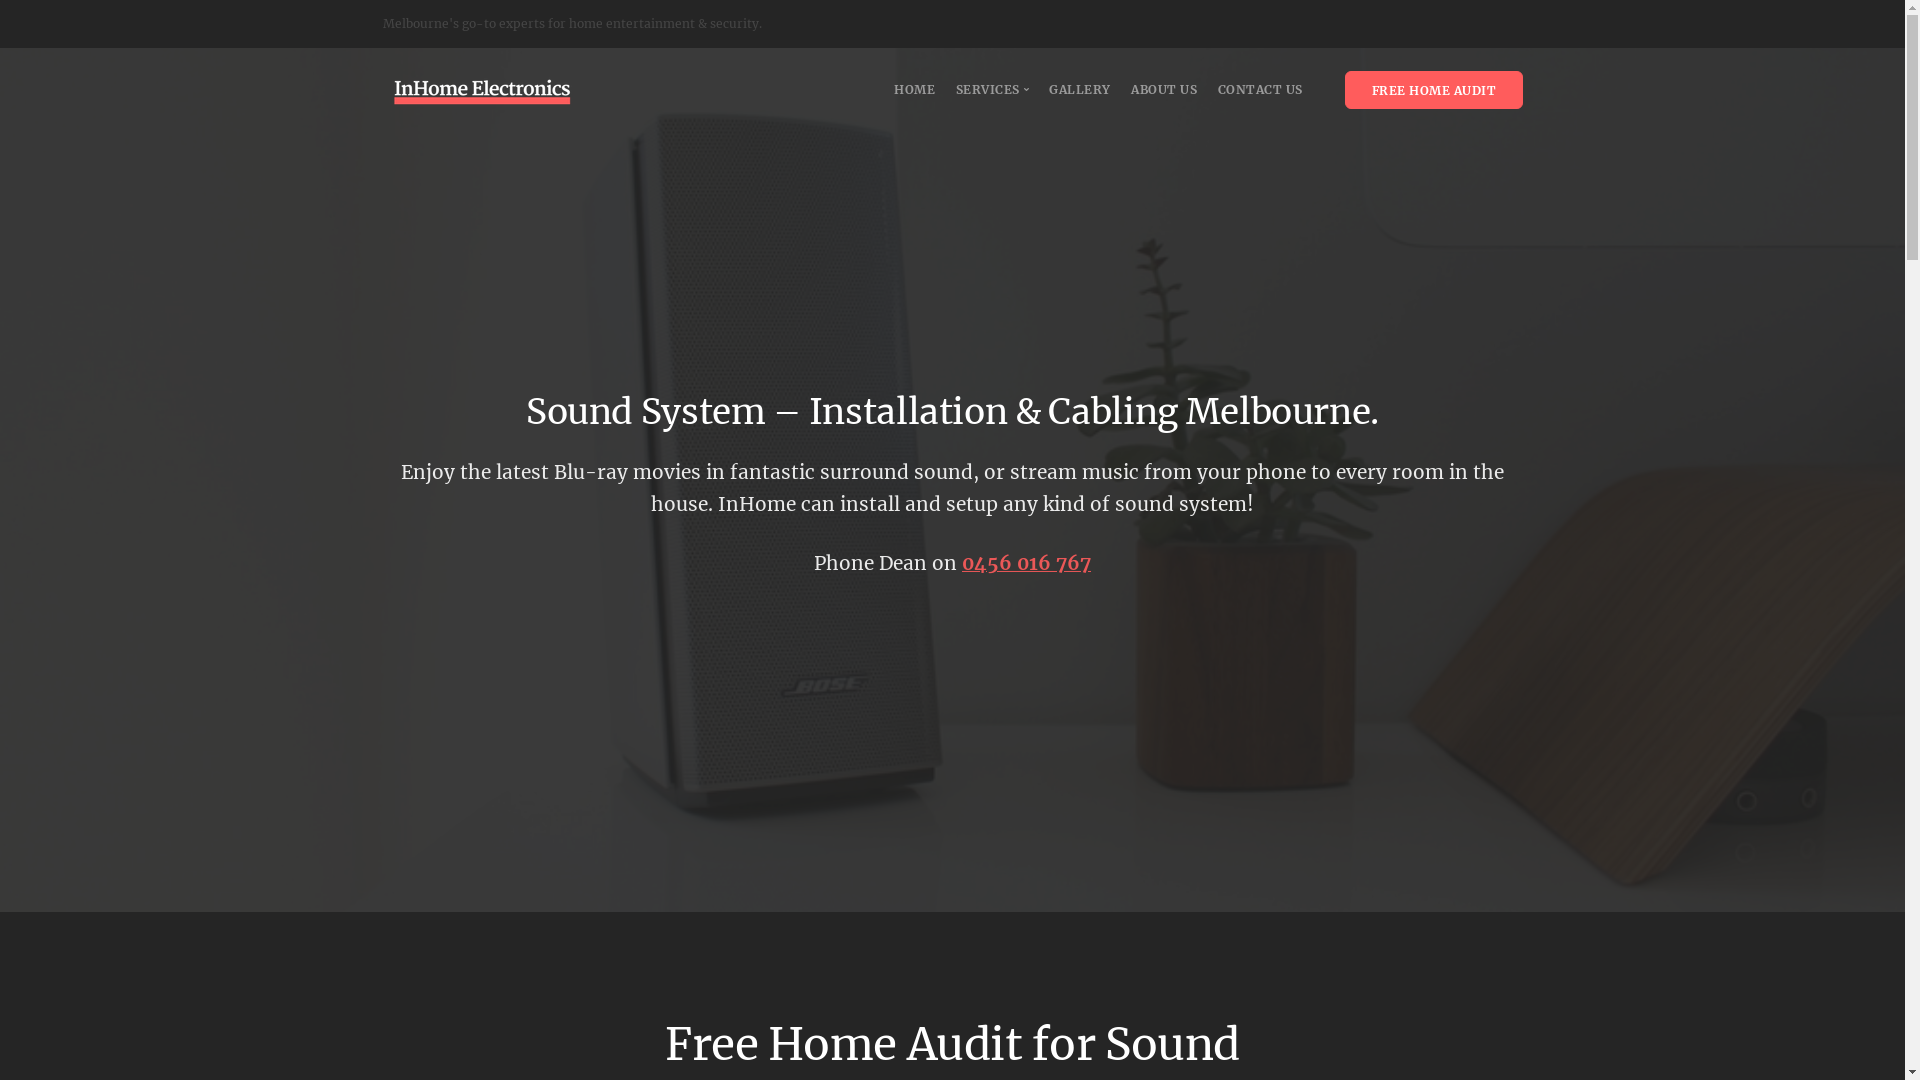 This screenshot has width=1920, height=1080. Describe the element at coordinates (1079, 88) in the screenshot. I see `'GALLERY'` at that location.